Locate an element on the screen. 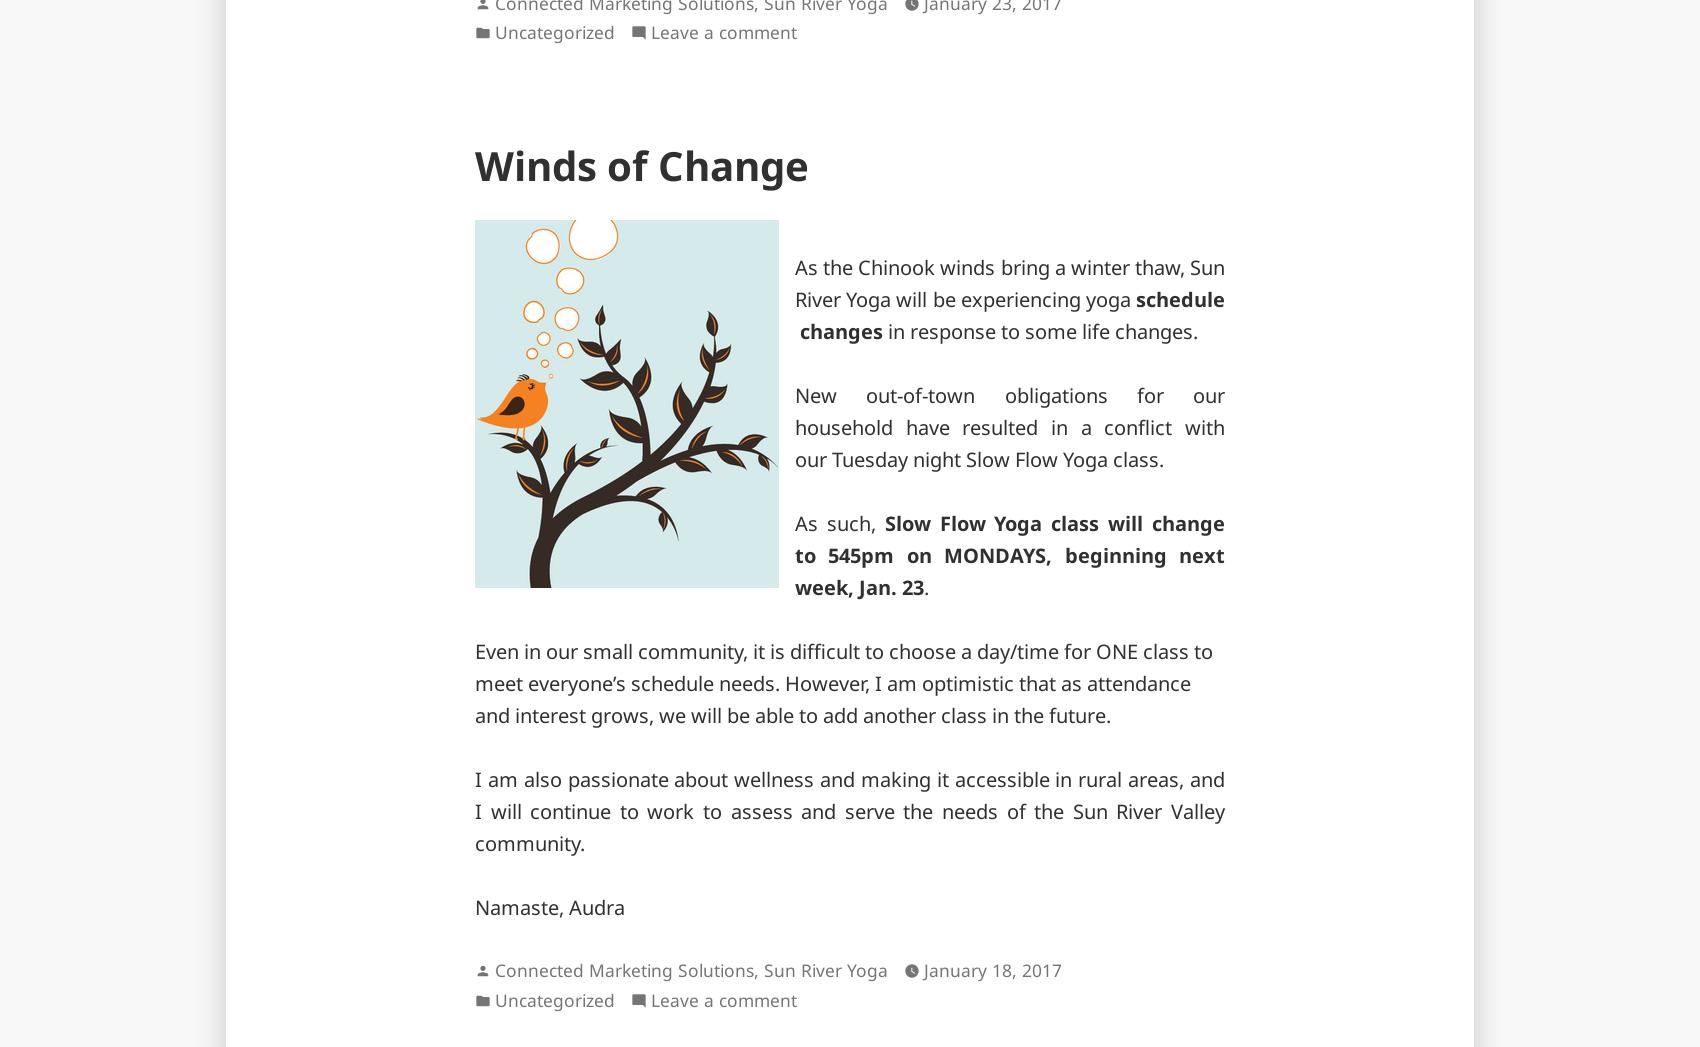 The width and height of the screenshot is (1700, 1047). 'schedule  changes' is located at coordinates (1008, 313).